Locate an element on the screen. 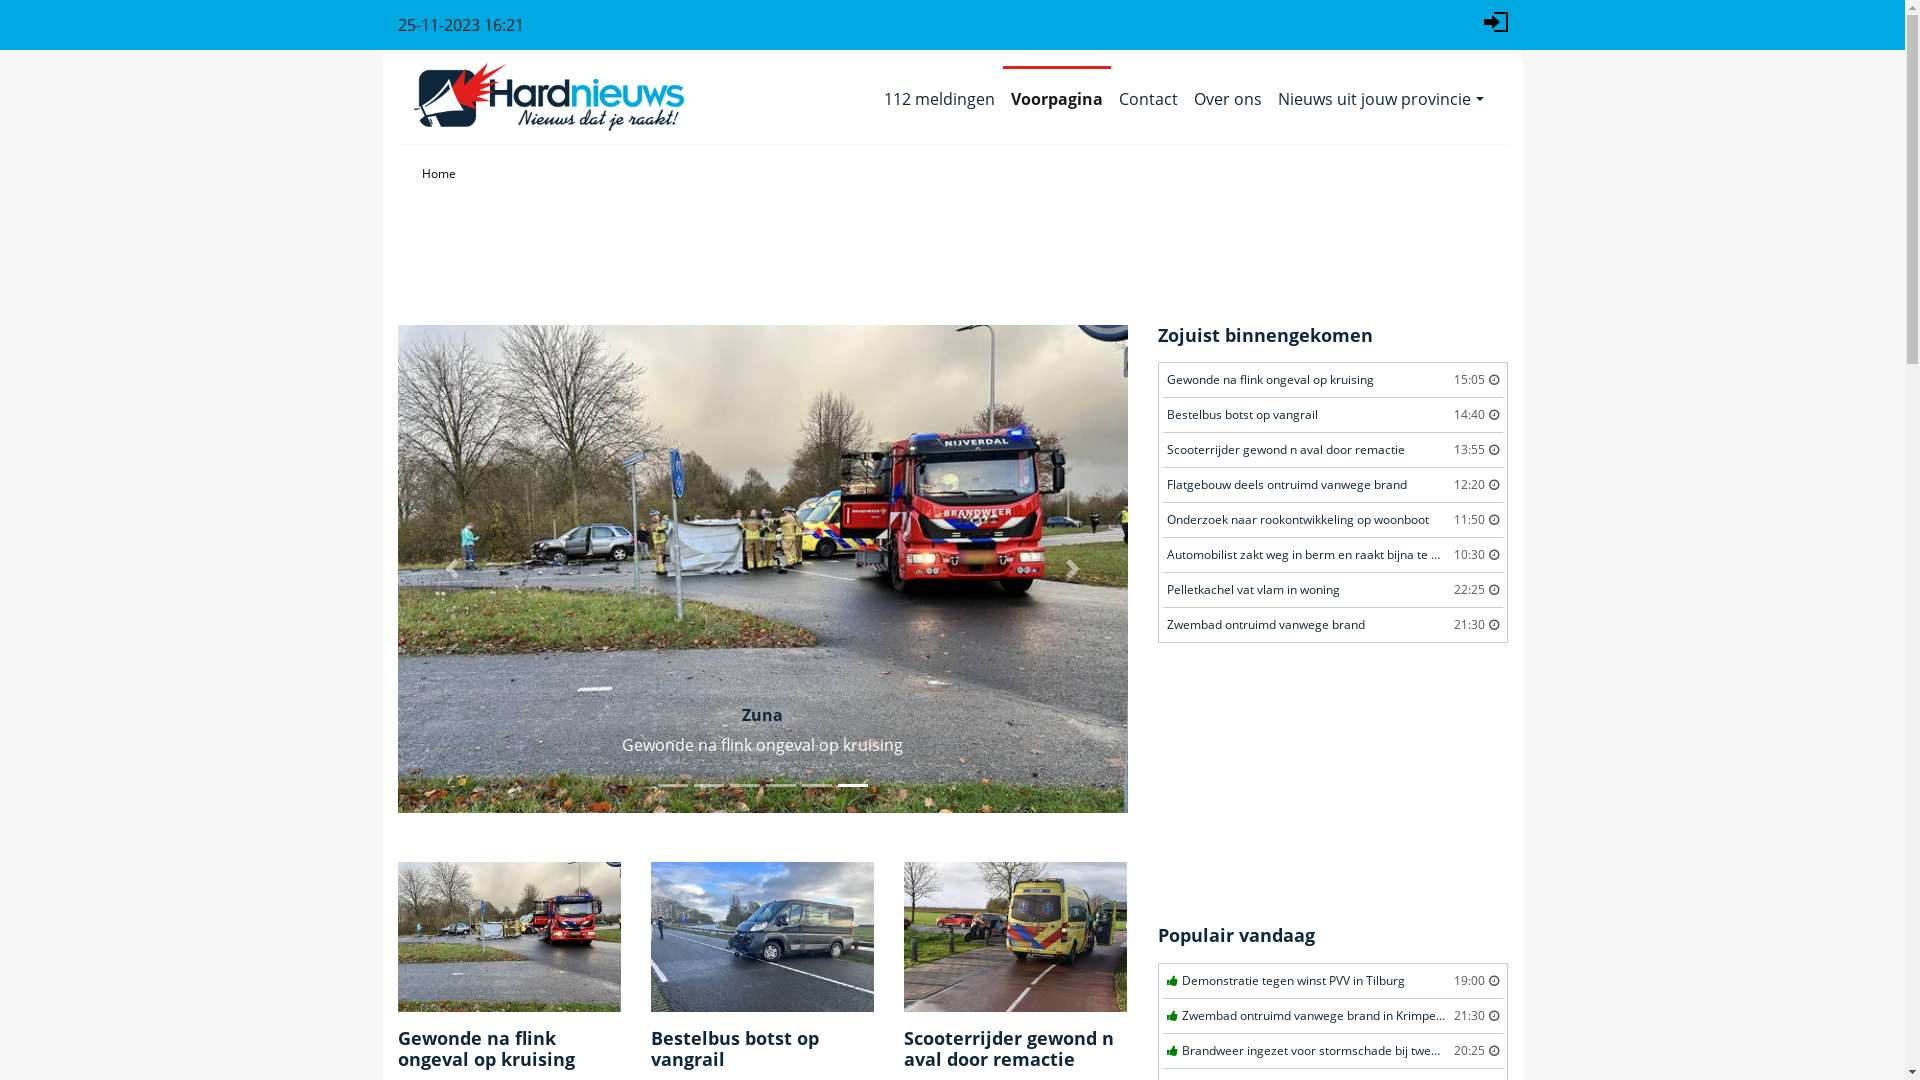 The width and height of the screenshot is (1920, 1080). 'Home' is located at coordinates (437, 172).